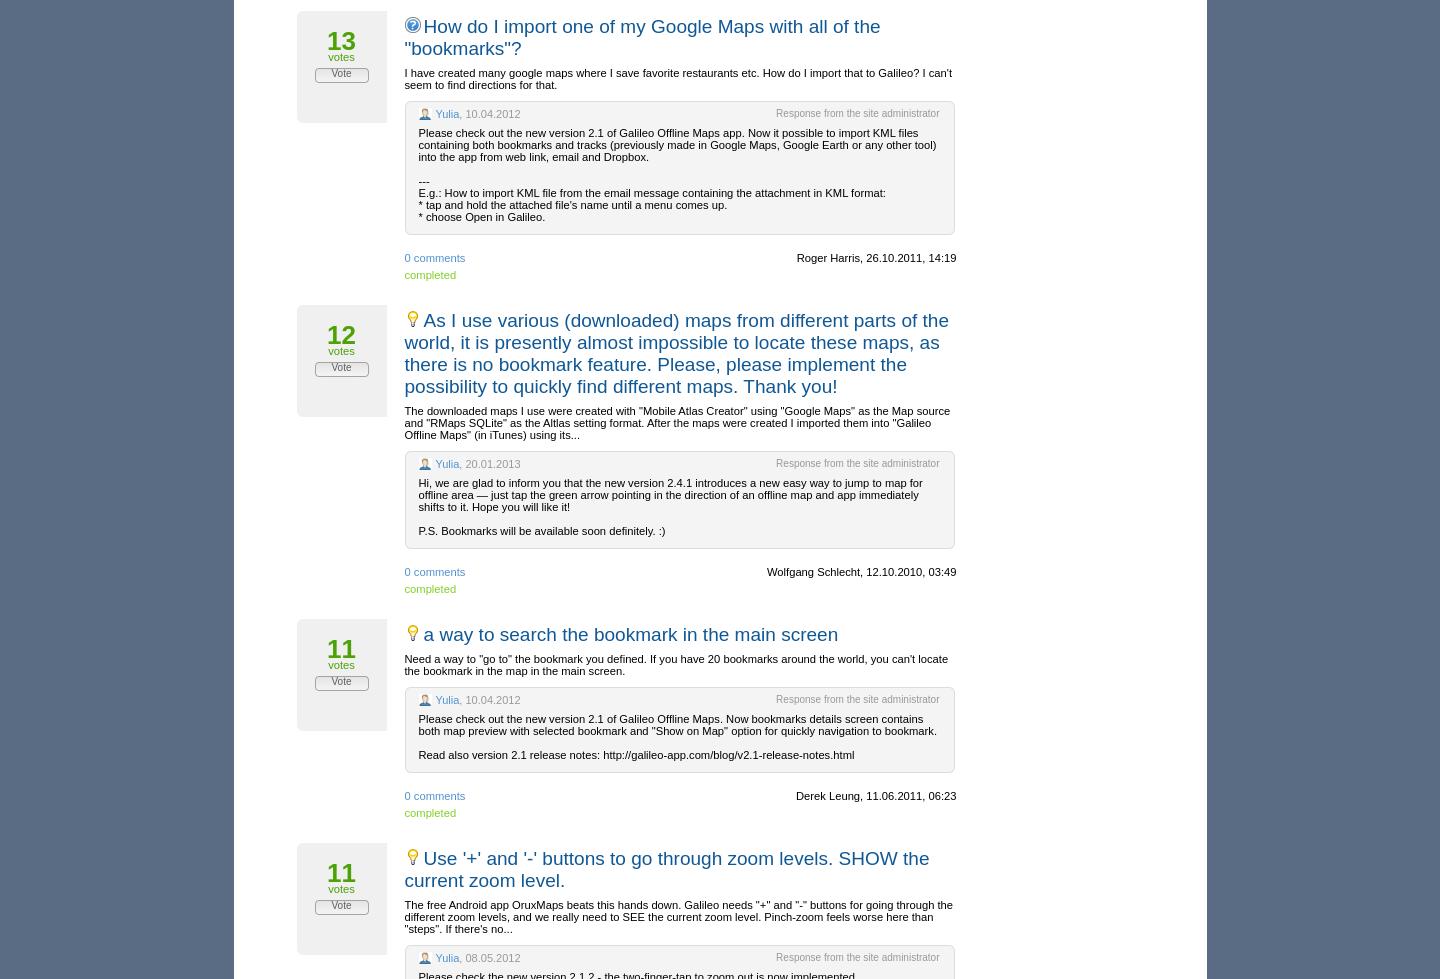  I want to click on 'E.g.: How to import KML file from the email message containing the attachment in KML format:', so click(650, 192).